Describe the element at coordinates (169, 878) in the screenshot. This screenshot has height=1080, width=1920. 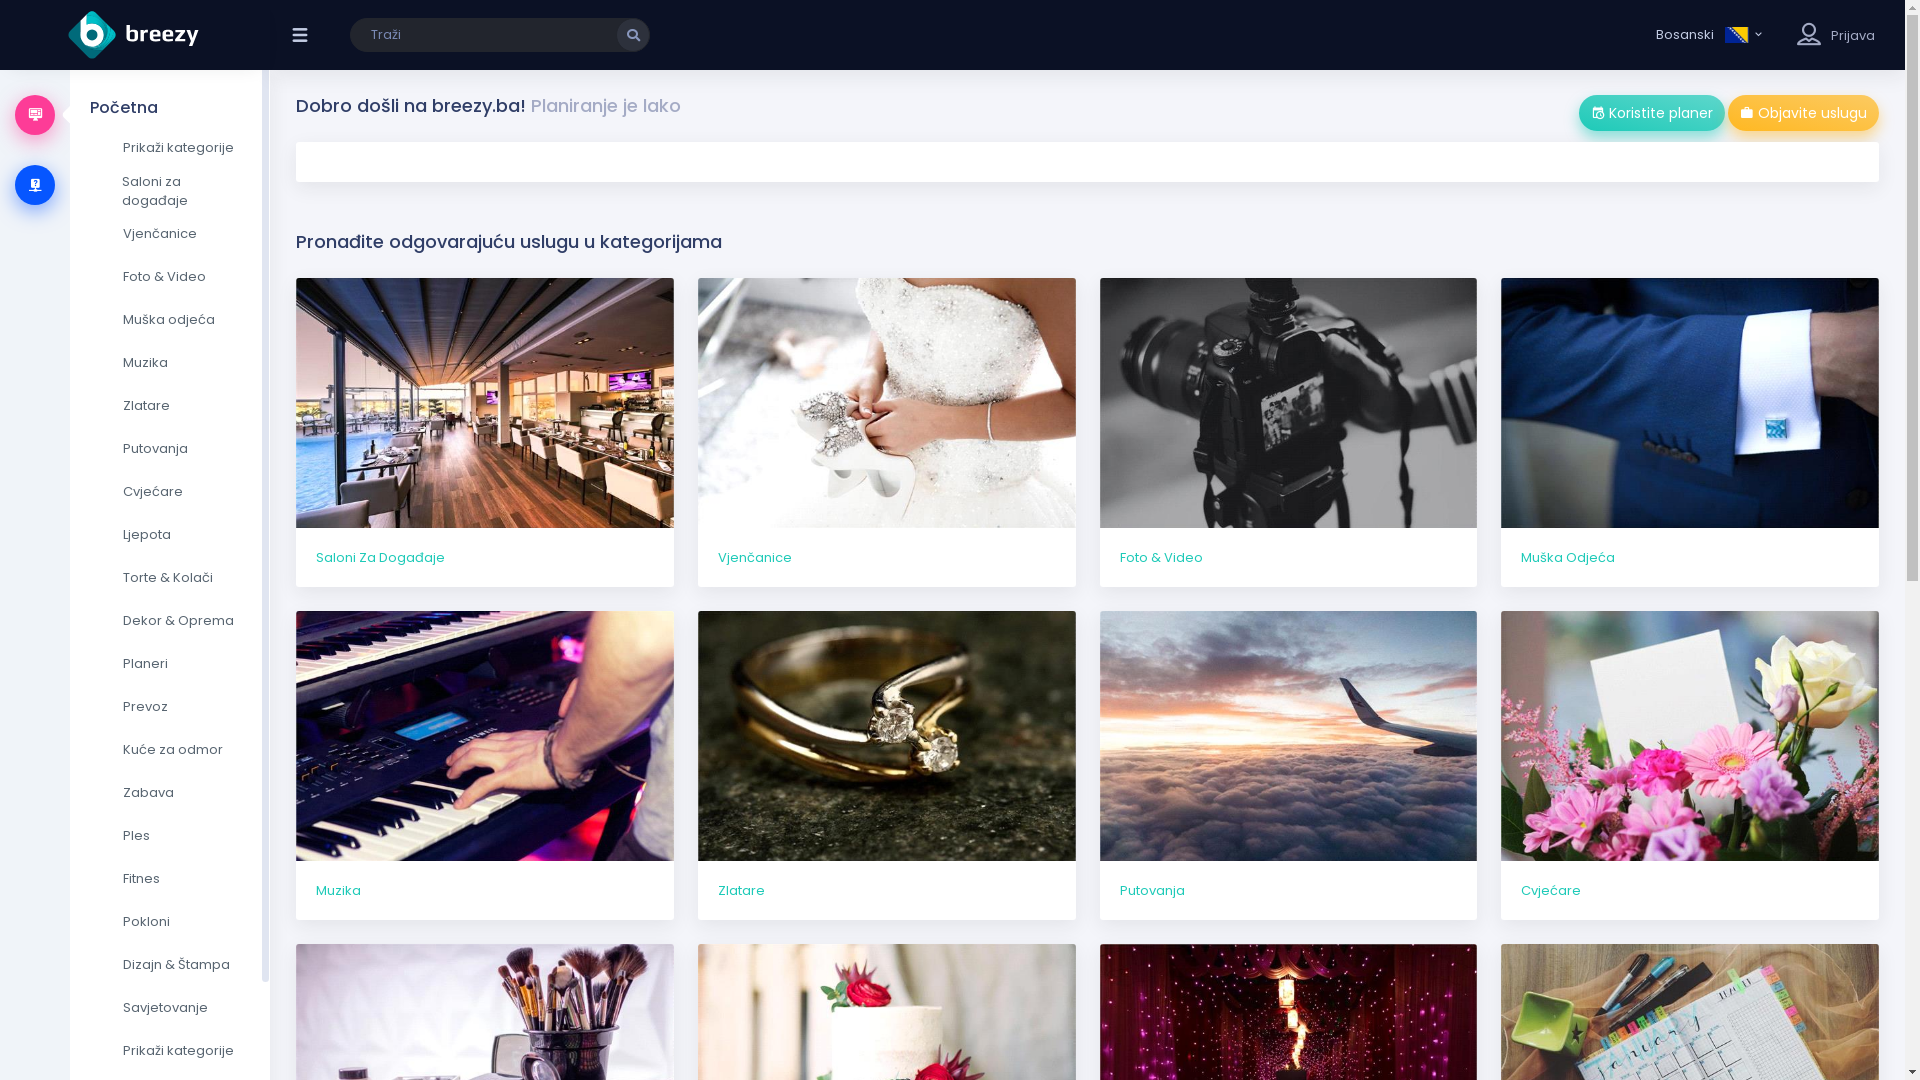
I see `'Fitnes'` at that location.